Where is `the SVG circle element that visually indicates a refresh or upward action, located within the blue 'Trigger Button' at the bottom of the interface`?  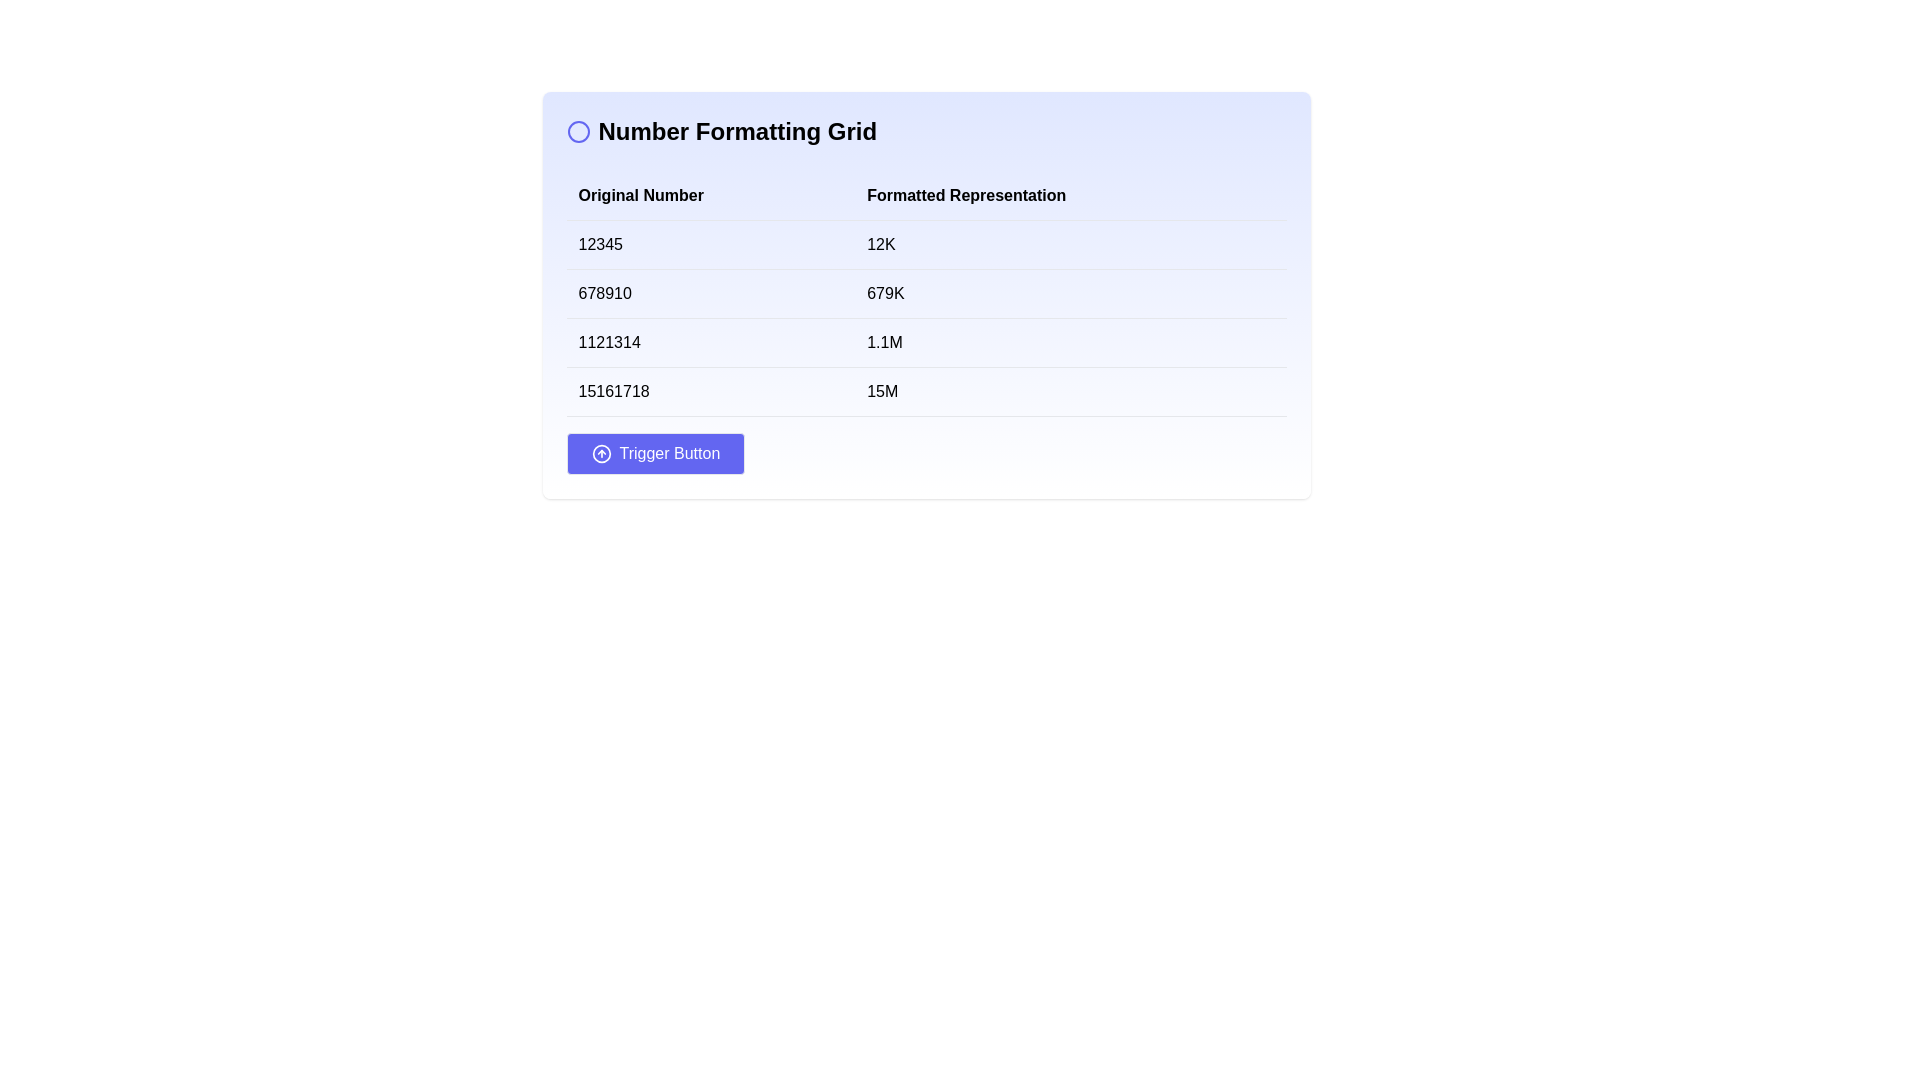
the SVG circle element that visually indicates a refresh or upward action, located within the blue 'Trigger Button' at the bottom of the interface is located at coordinates (600, 454).